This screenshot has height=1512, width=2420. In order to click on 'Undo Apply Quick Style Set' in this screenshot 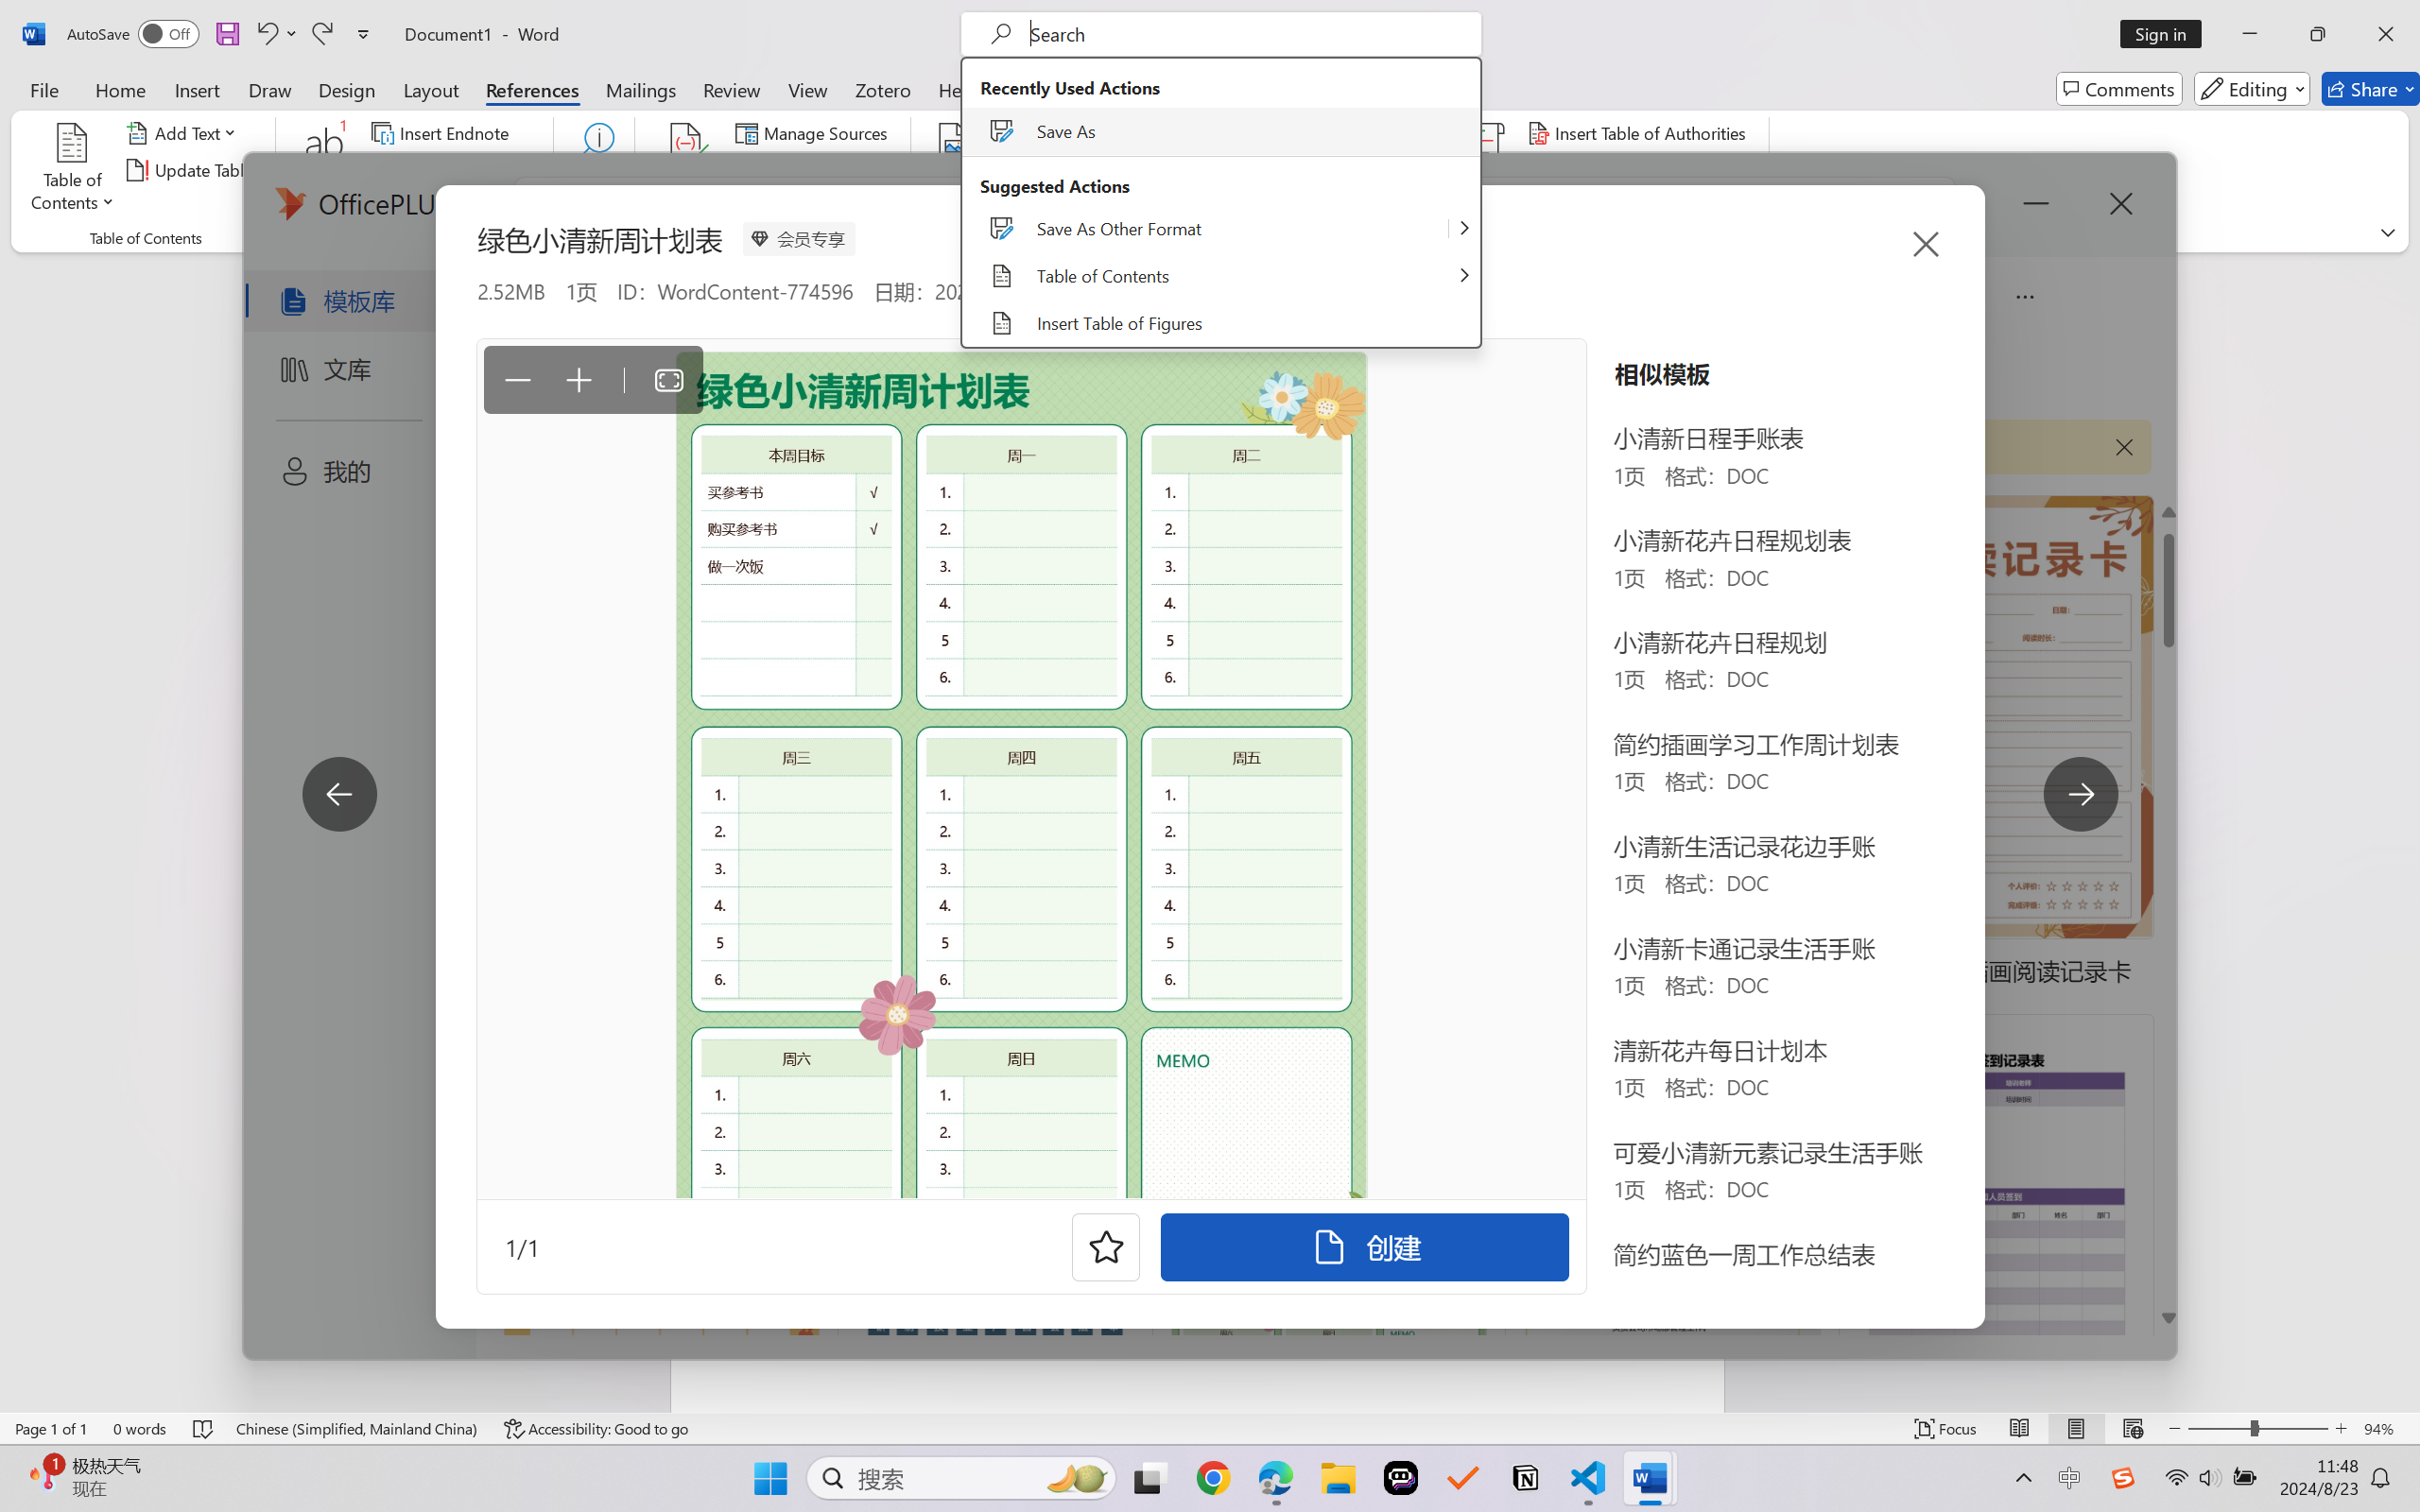, I will do `click(274, 33)`.